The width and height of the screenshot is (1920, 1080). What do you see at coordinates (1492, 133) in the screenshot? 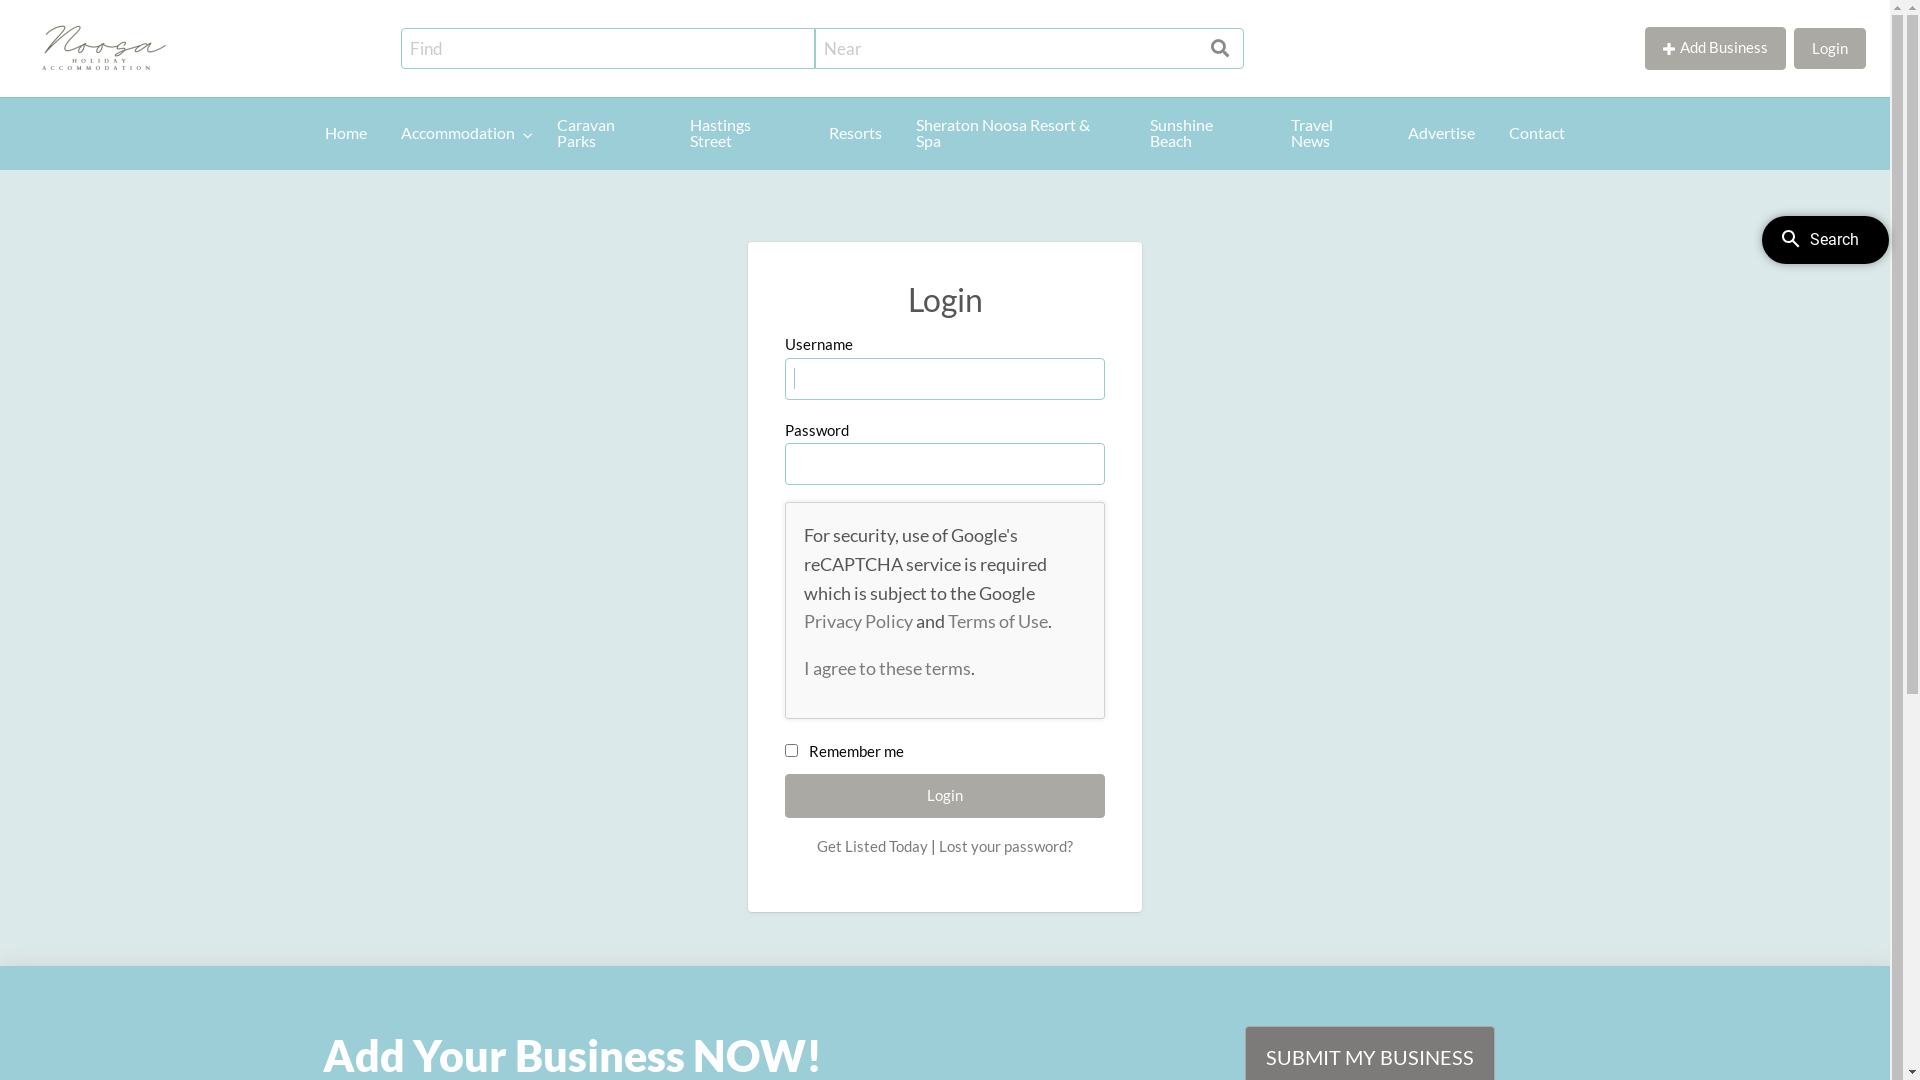
I see `'Contact'` at bounding box center [1492, 133].